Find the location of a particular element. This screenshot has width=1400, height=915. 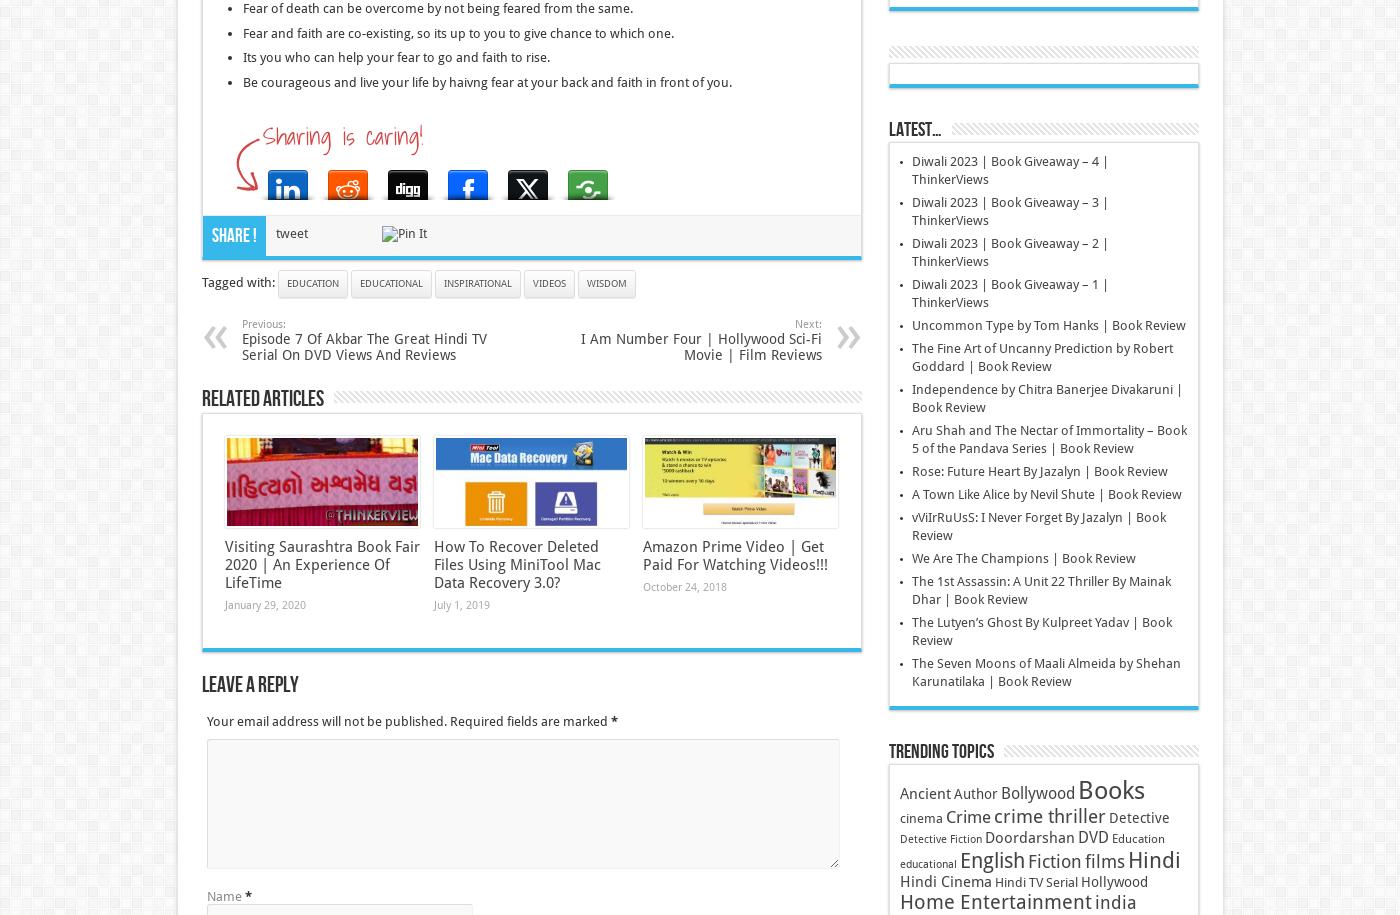

'Diwali 2023 | Book Giveaway – 3 | ThinkerViews' is located at coordinates (910, 211).